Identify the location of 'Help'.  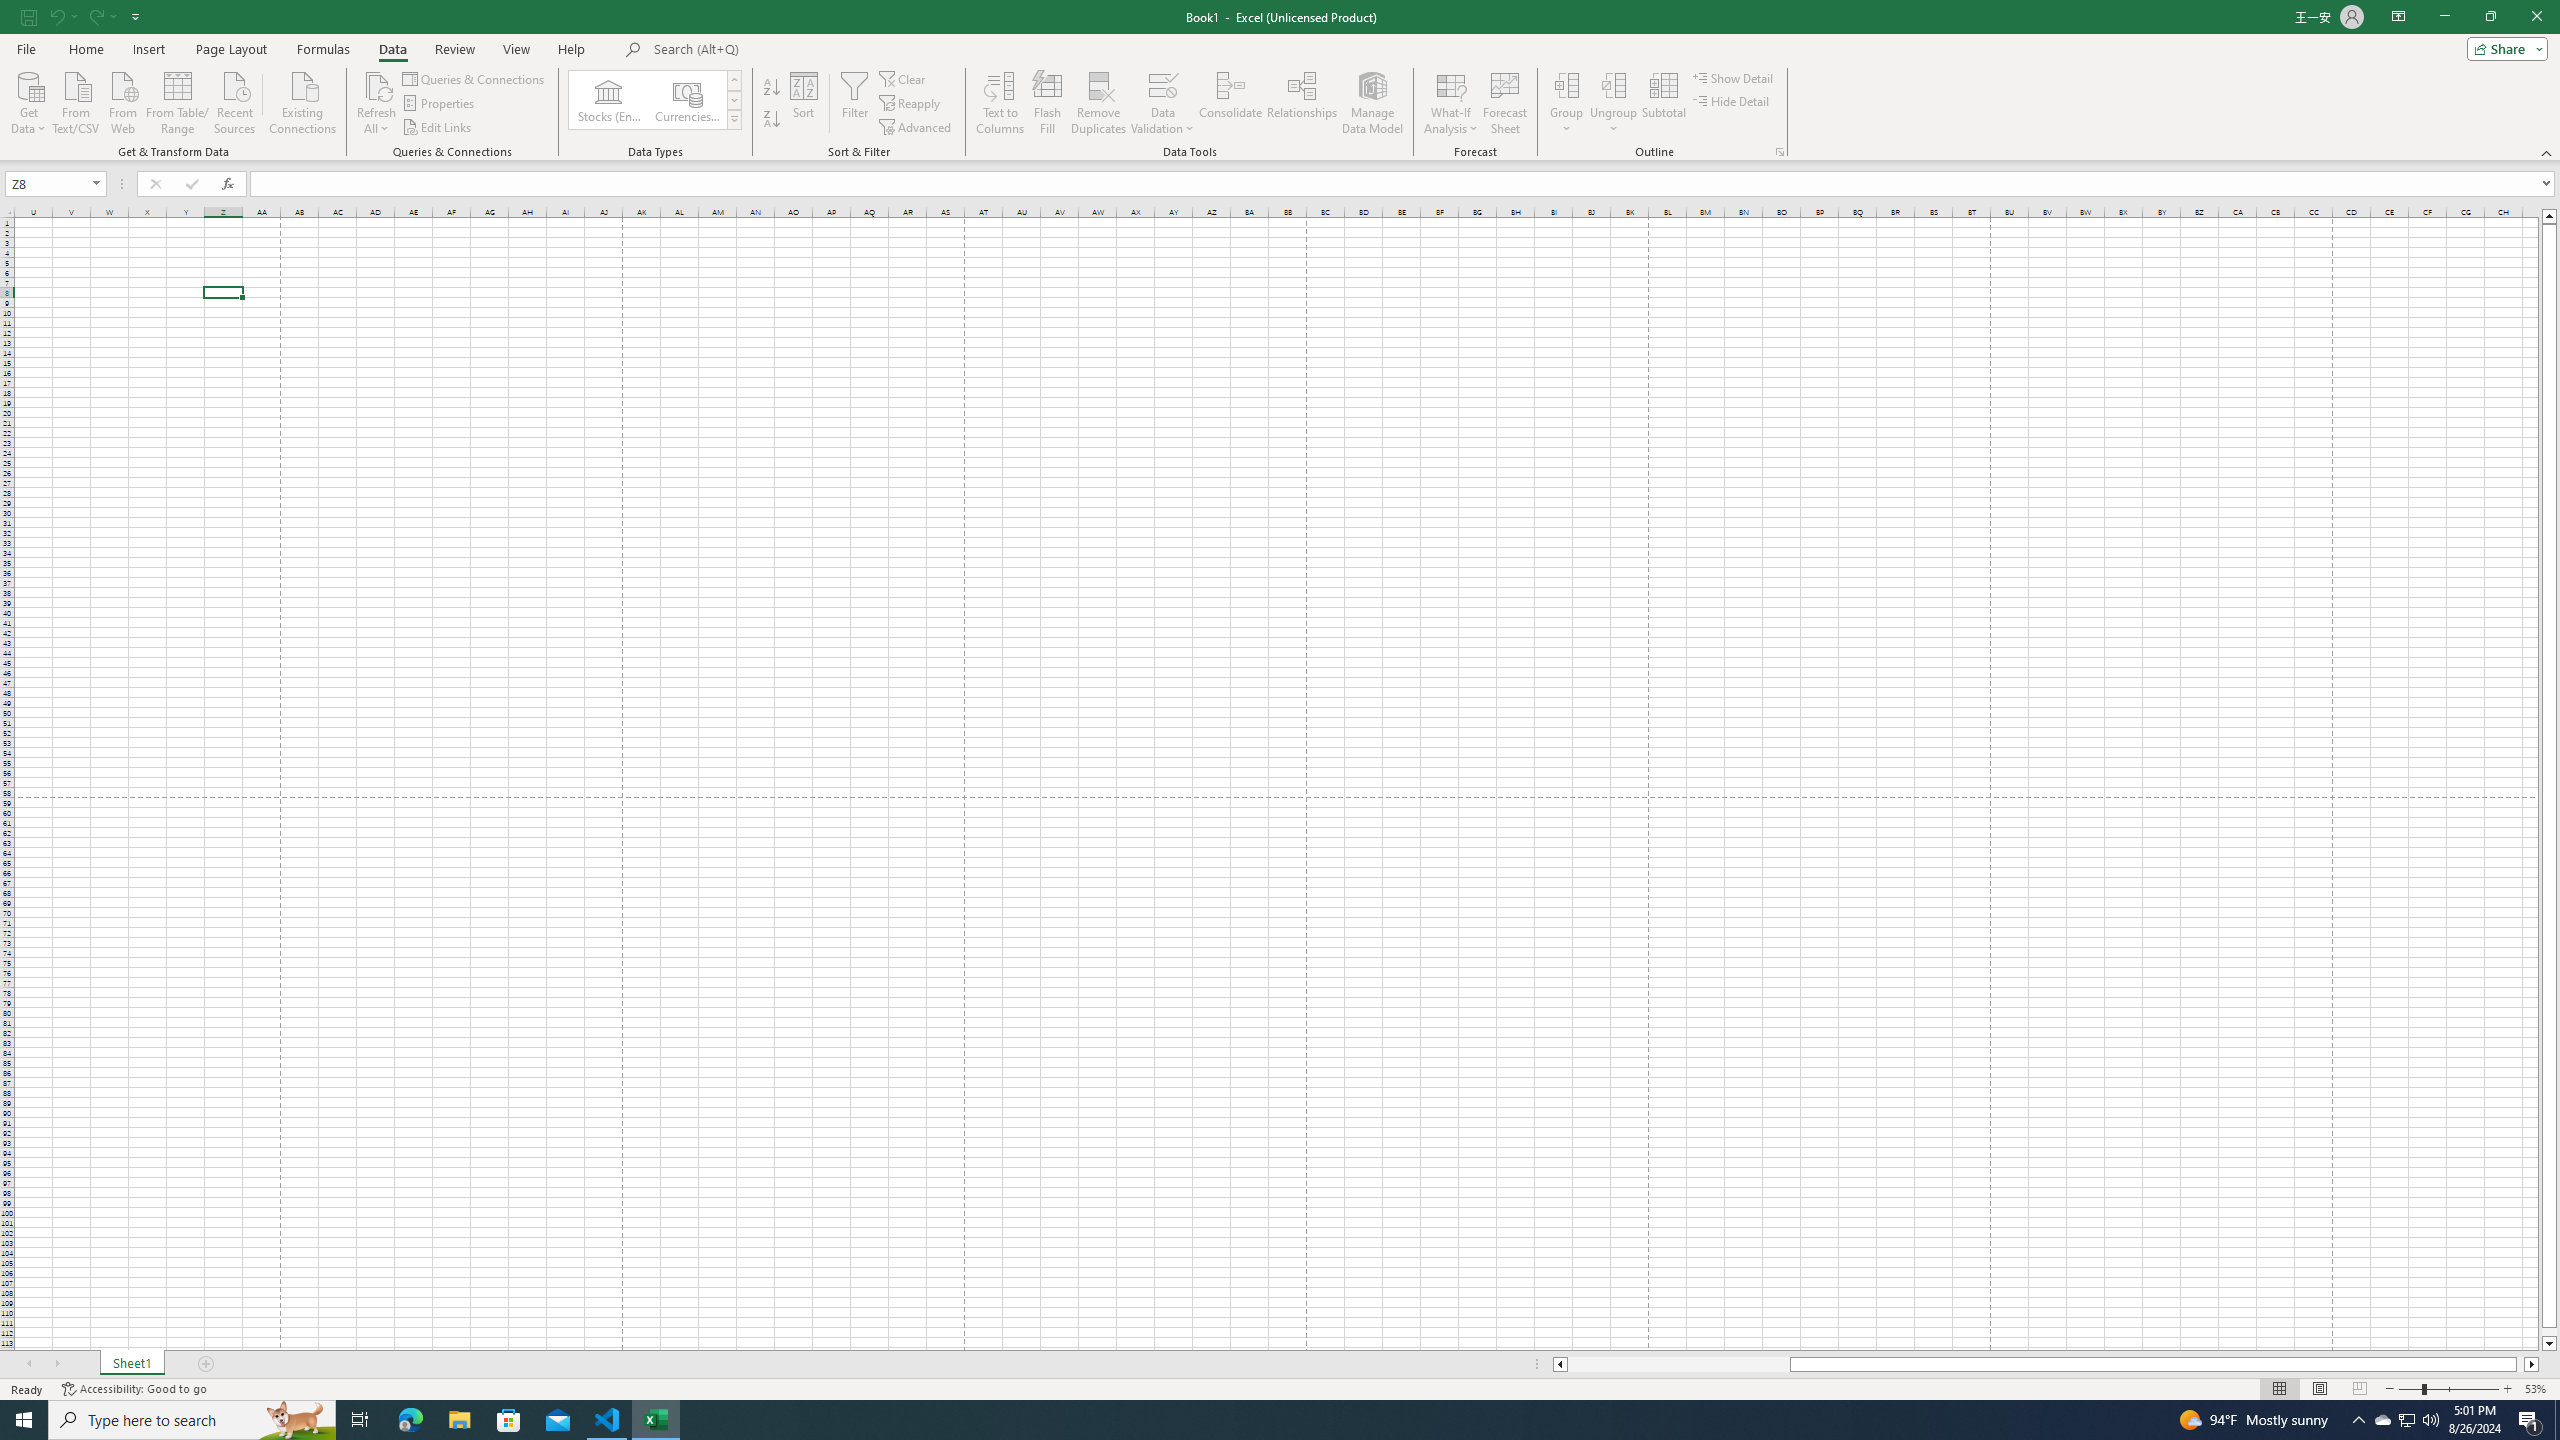
(571, 49).